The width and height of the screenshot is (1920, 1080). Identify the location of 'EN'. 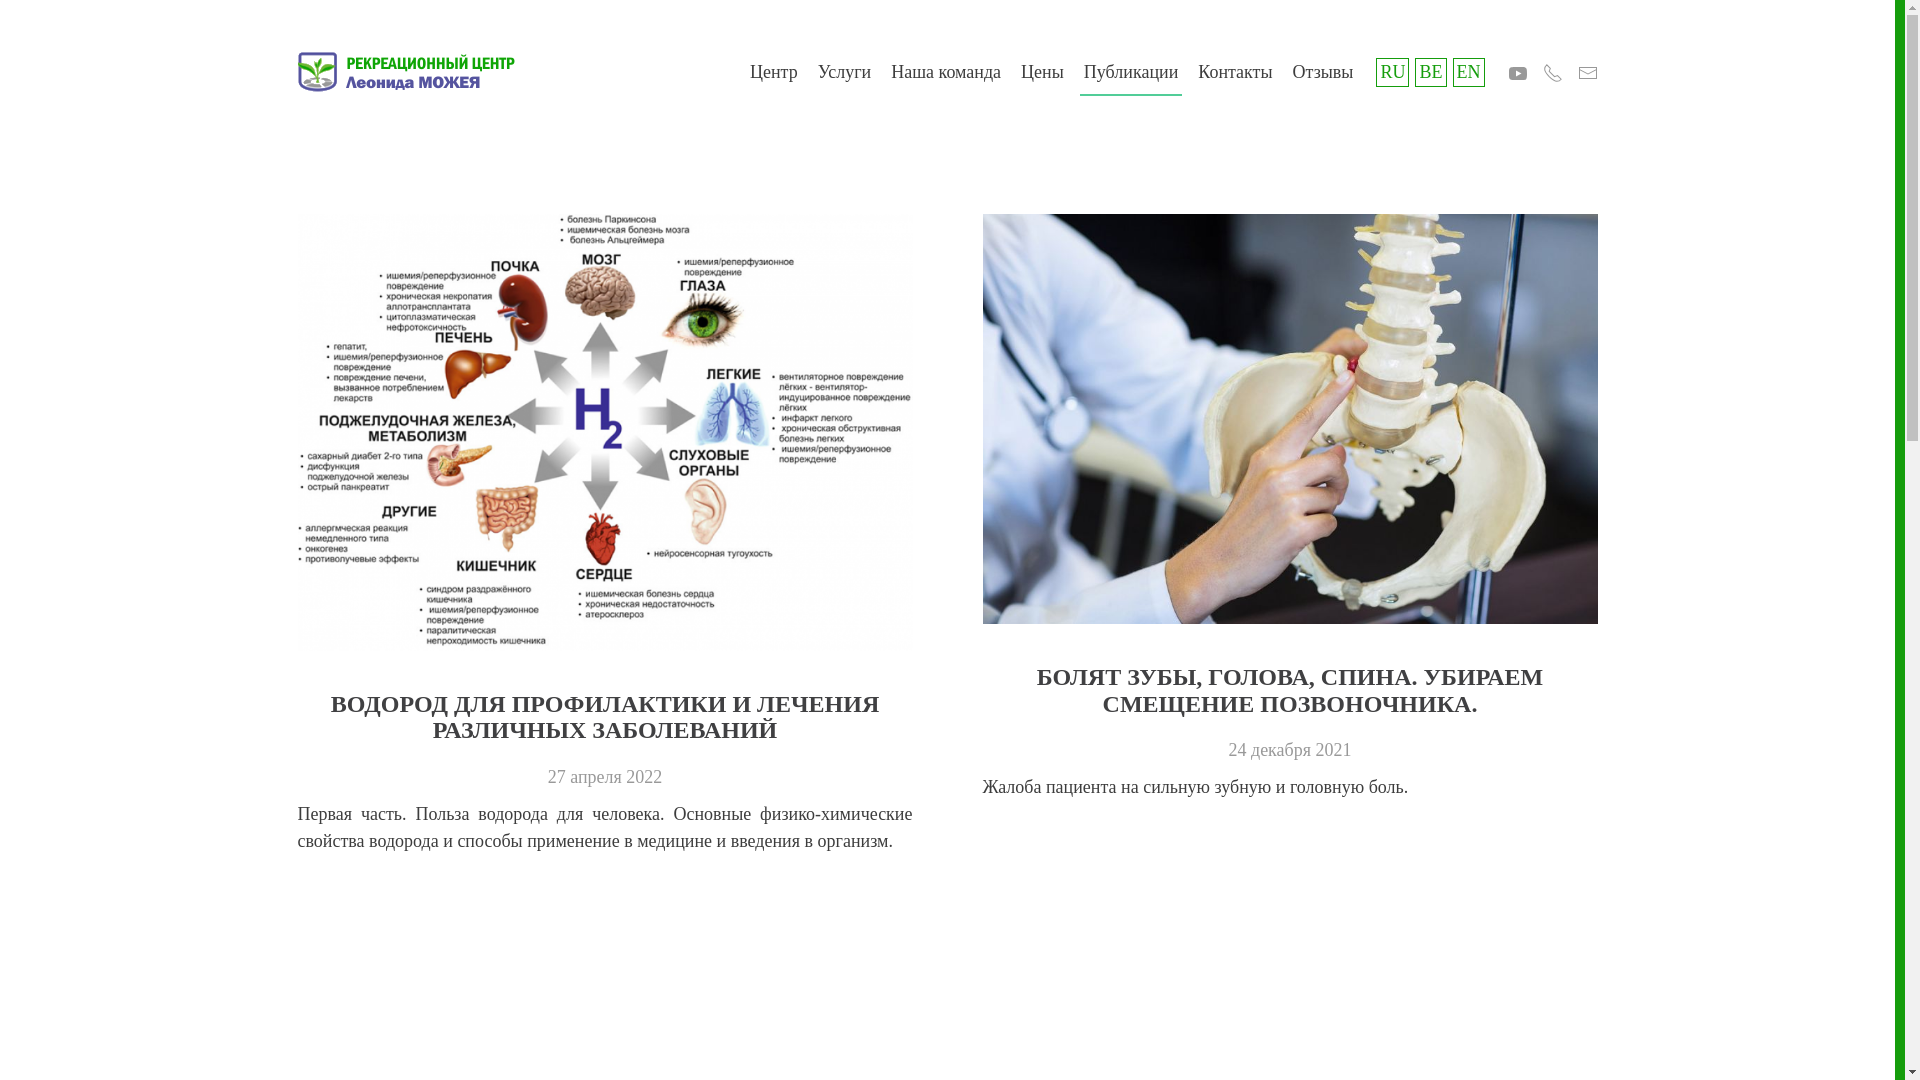
(1468, 71).